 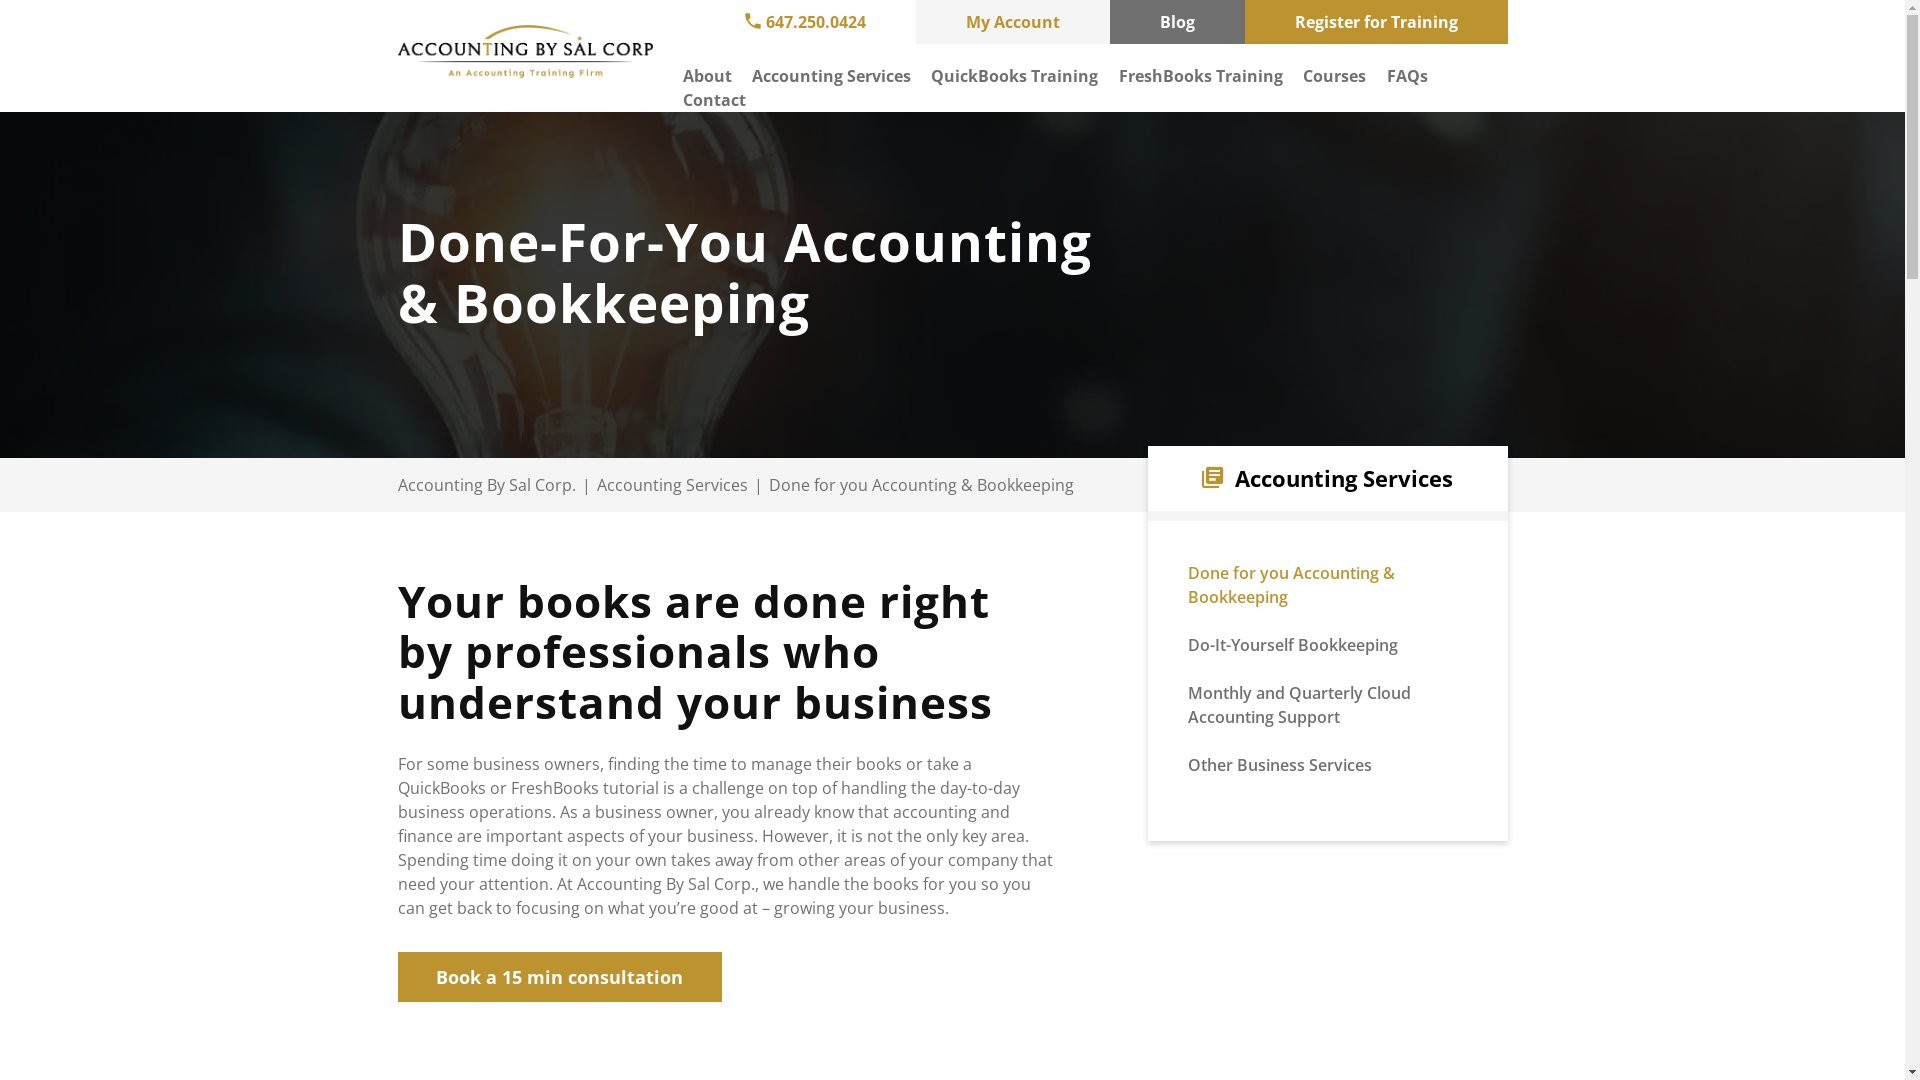 What do you see at coordinates (1291, 585) in the screenshot?
I see `'Done for you Accounting & Bookkeeping'` at bounding box center [1291, 585].